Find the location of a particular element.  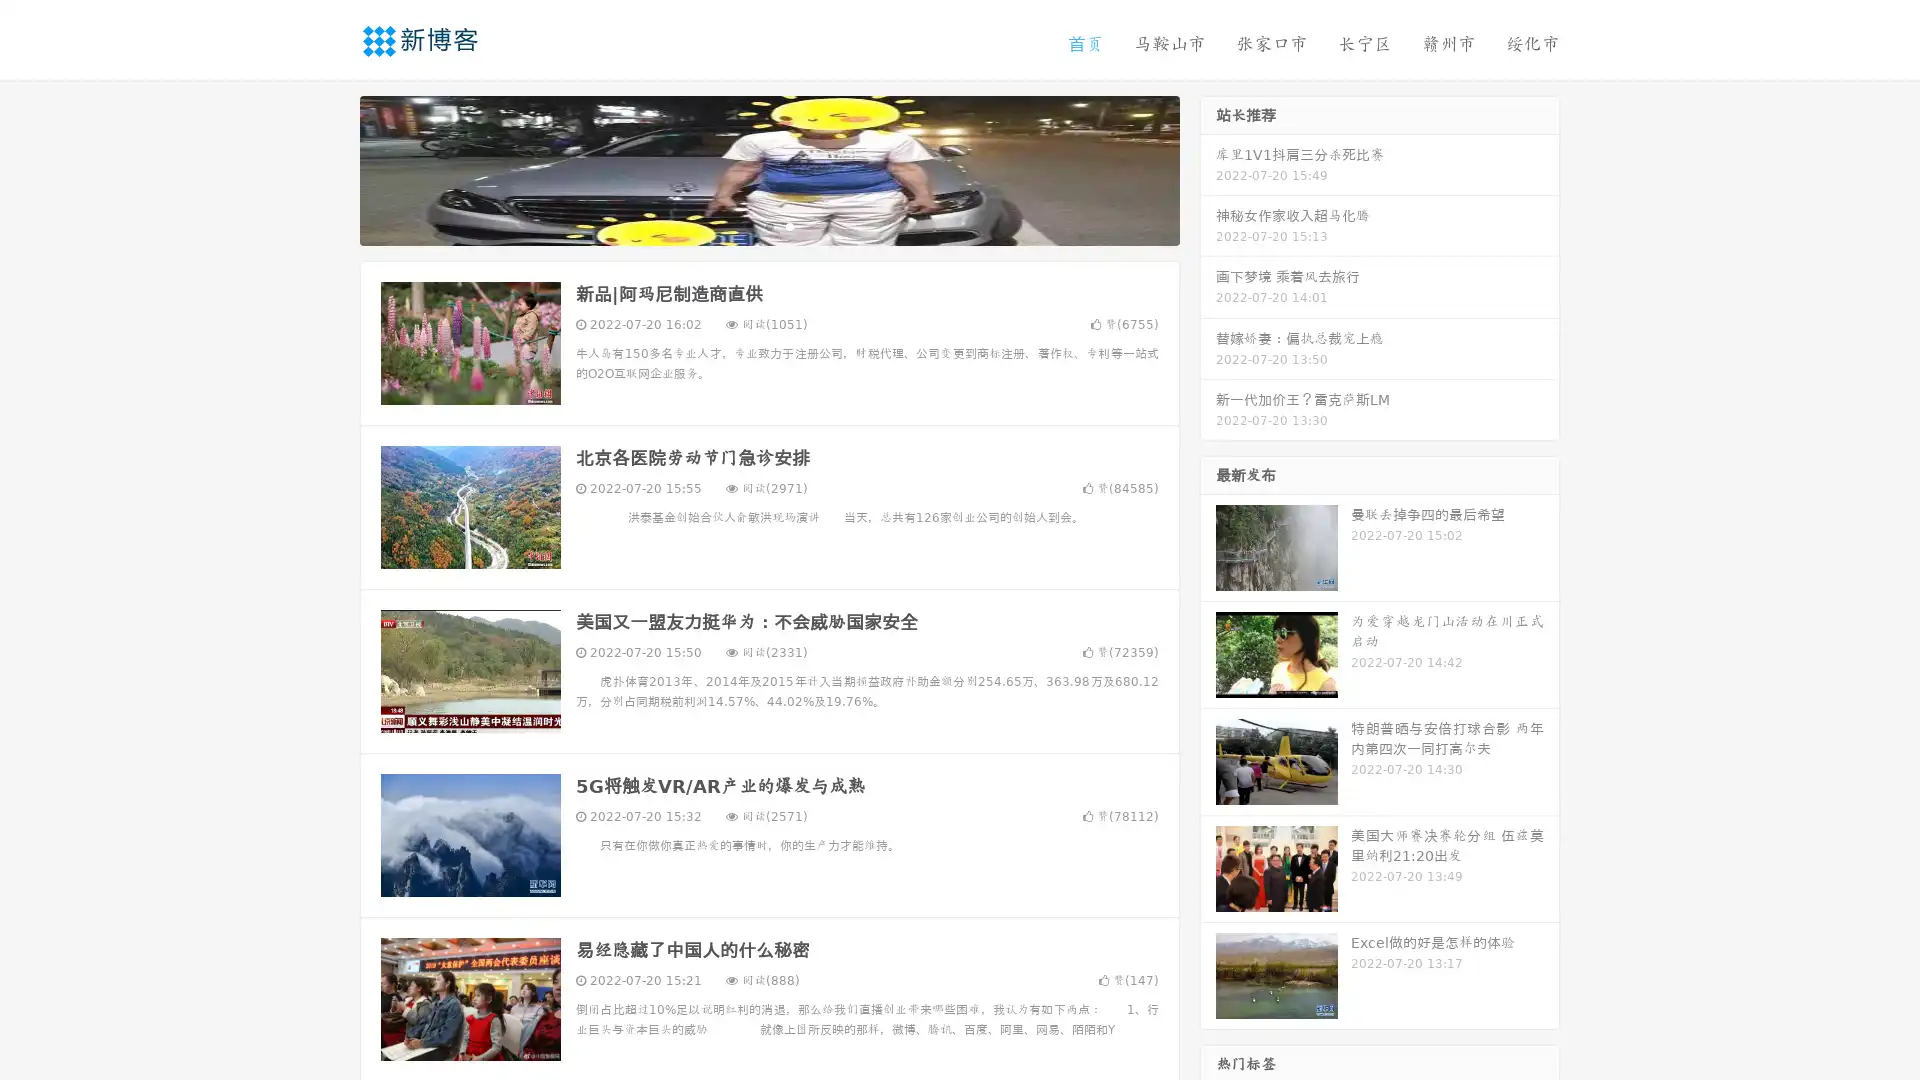

Go to slide 3 is located at coordinates (789, 225).